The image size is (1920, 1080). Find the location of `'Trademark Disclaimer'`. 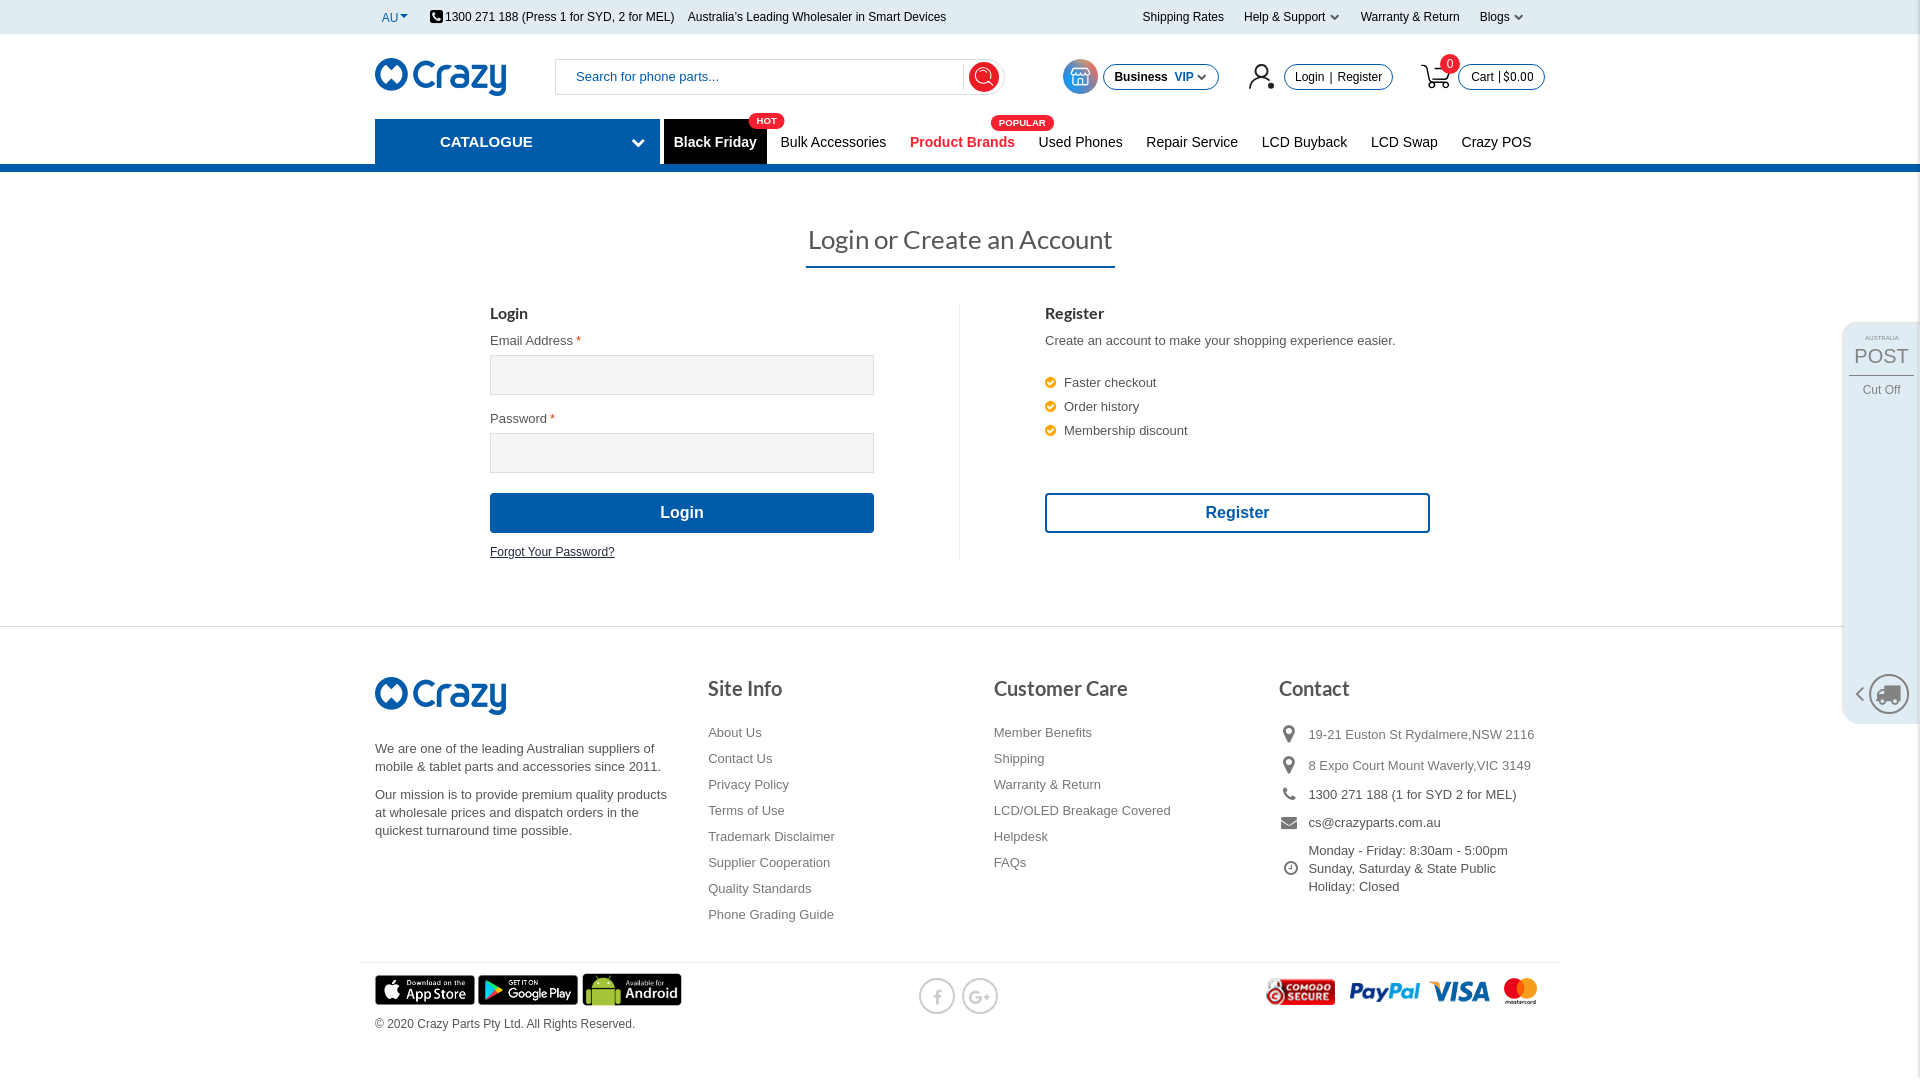

'Trademark Disclaimer' is located at coordinates (770, 837).